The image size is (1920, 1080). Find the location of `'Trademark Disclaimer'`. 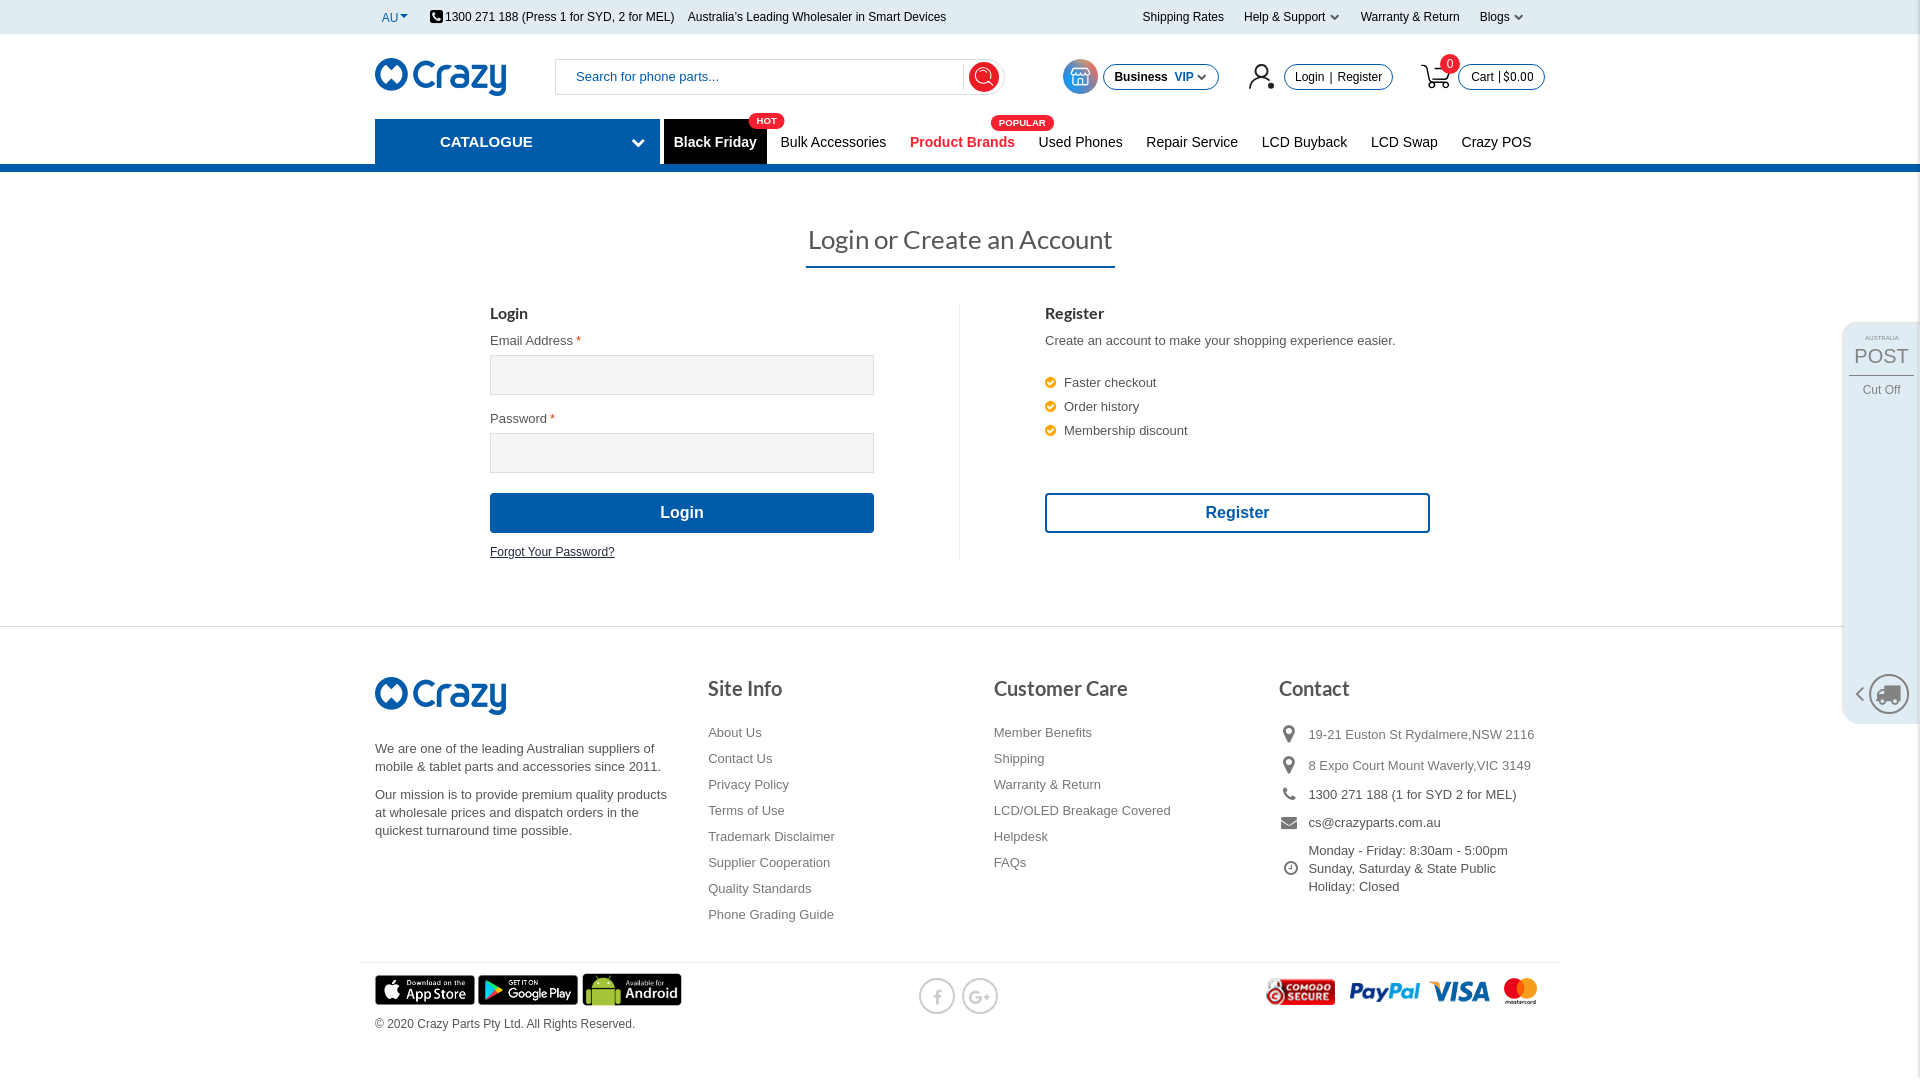

'Trademark Disclaimer' is located at coordinates (770, 837).